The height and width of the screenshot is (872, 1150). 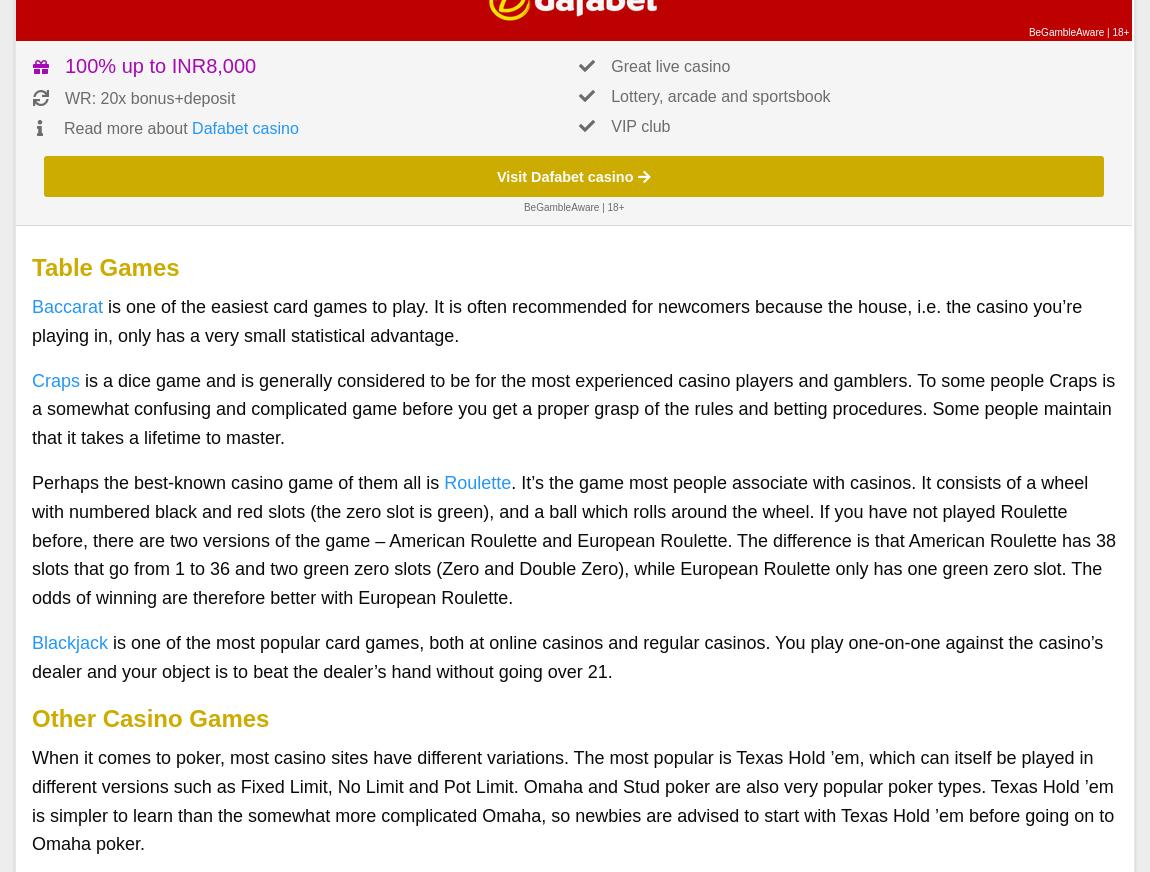 I want to click on 'Read more about', so click(x=126, y=128).